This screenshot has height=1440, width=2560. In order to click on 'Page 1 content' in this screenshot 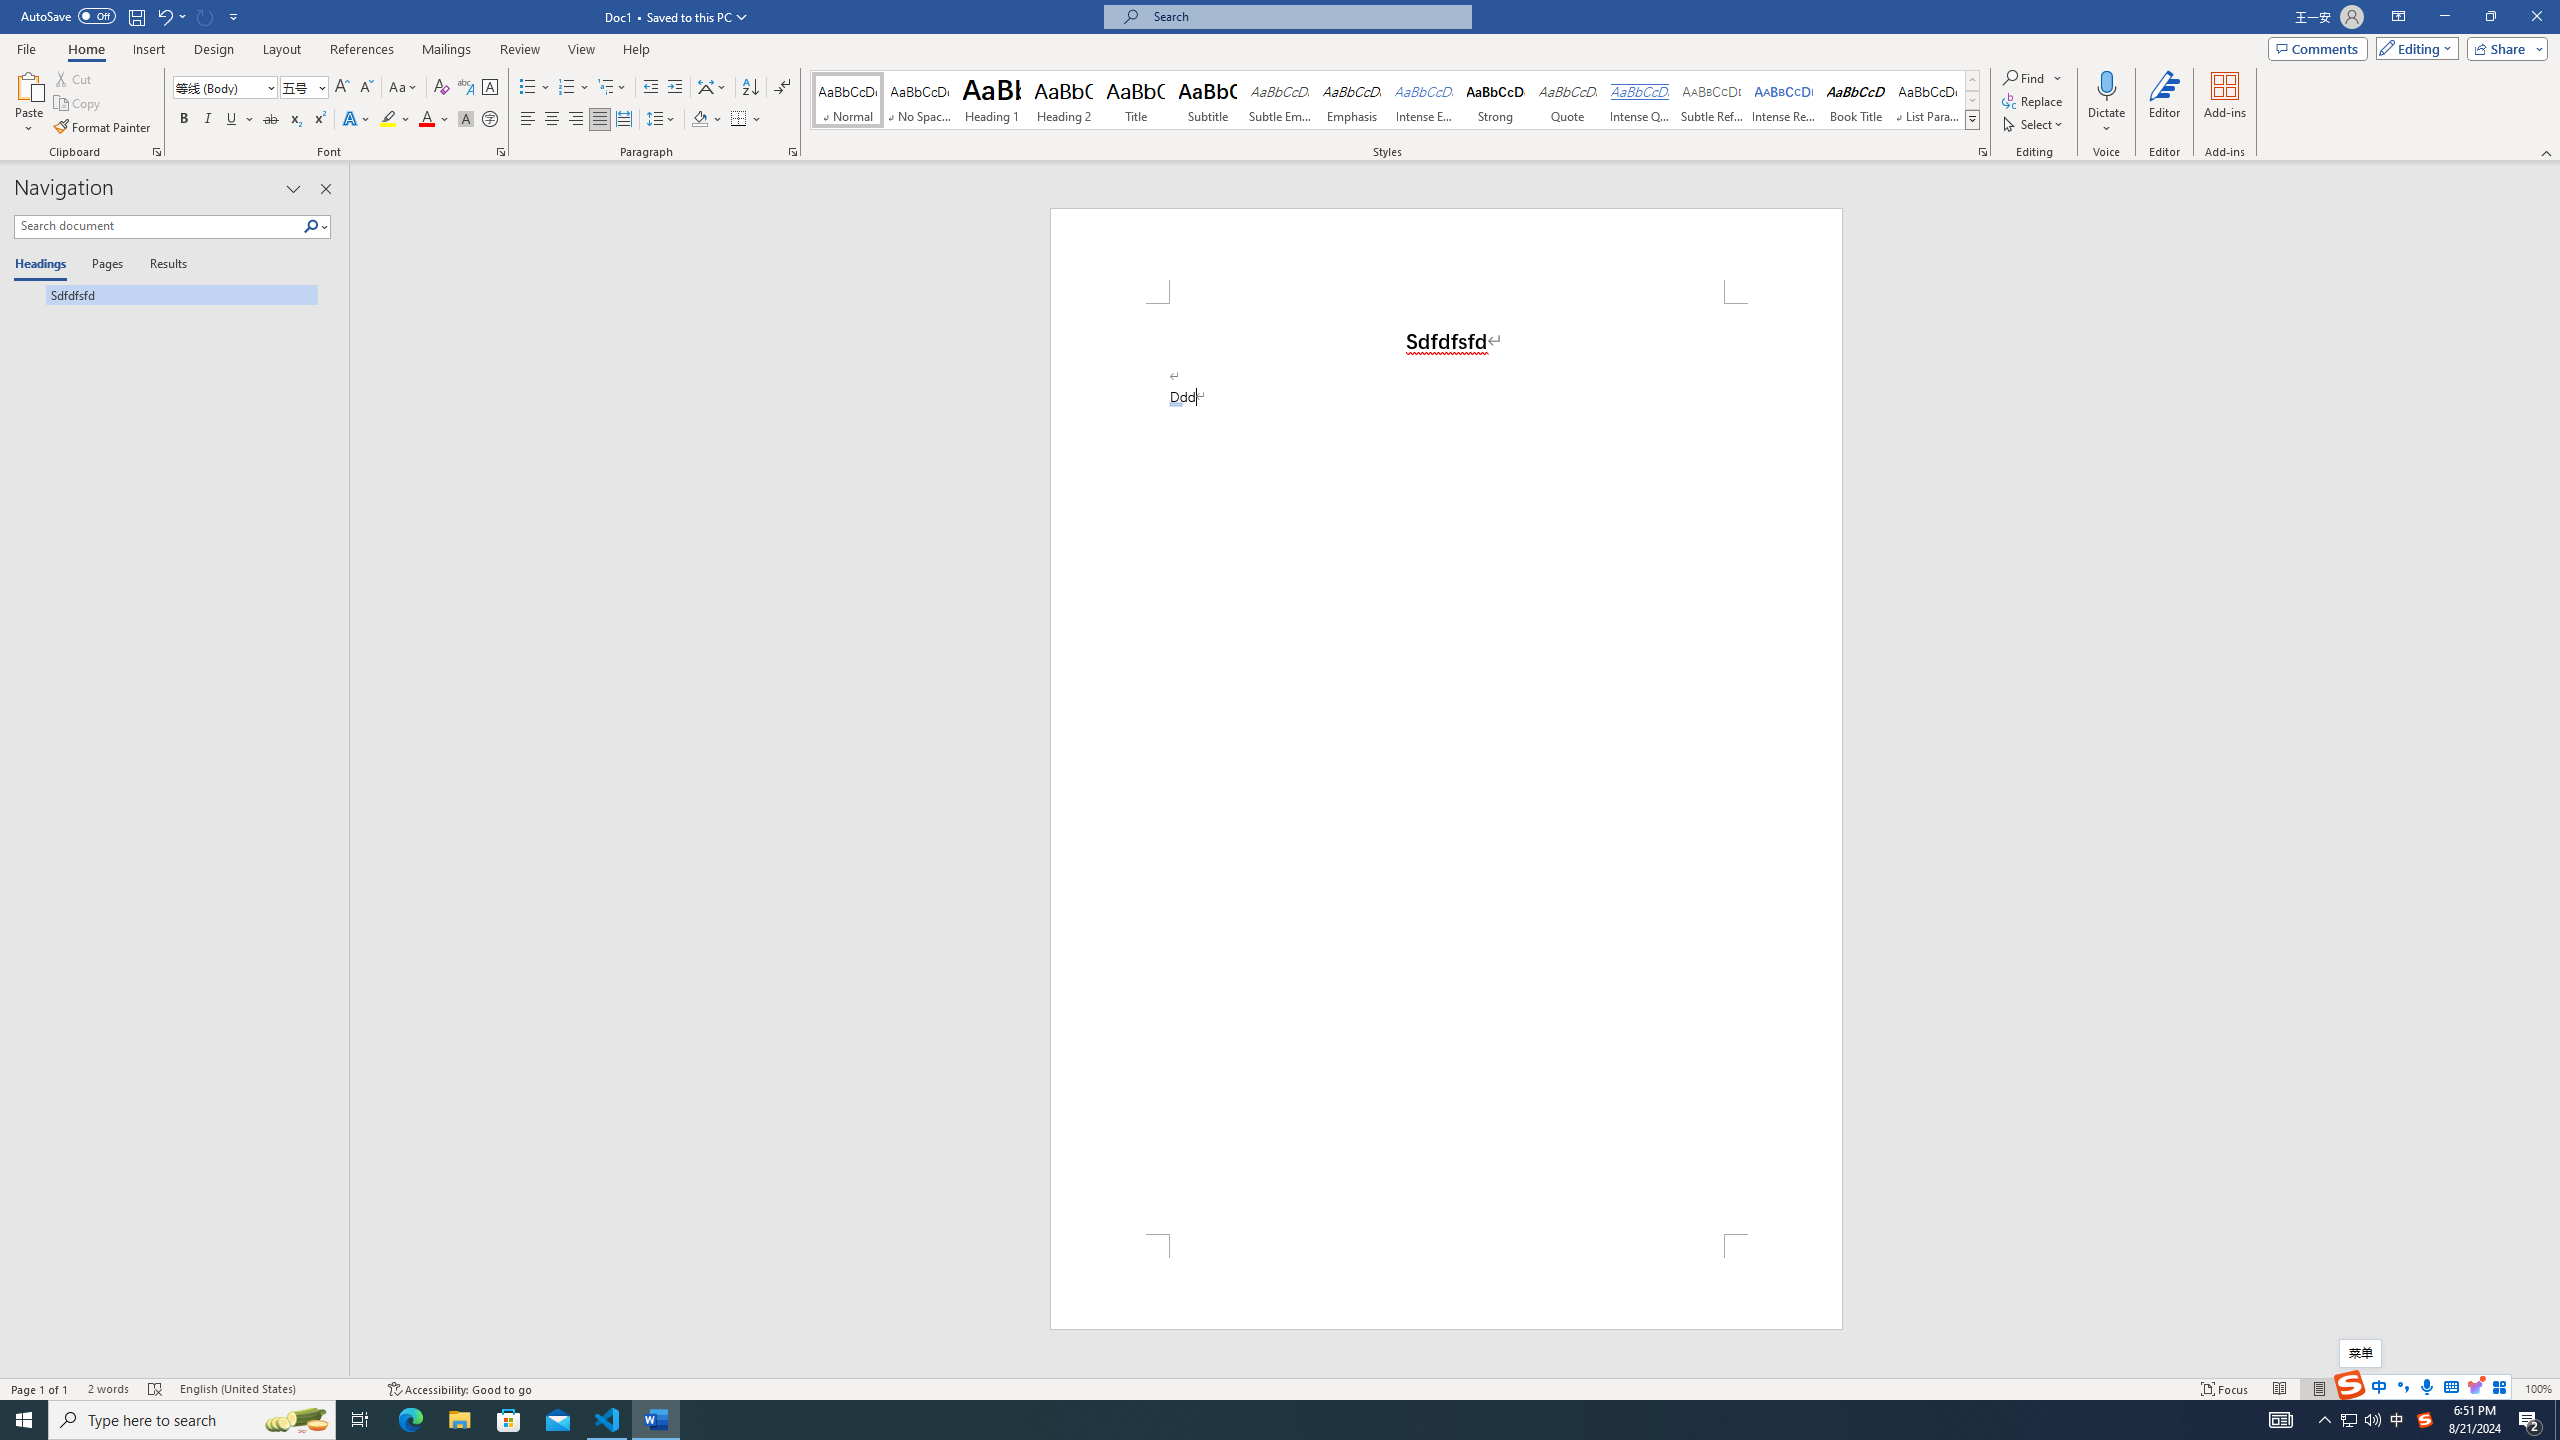, I will do `click(1446, 767)`.